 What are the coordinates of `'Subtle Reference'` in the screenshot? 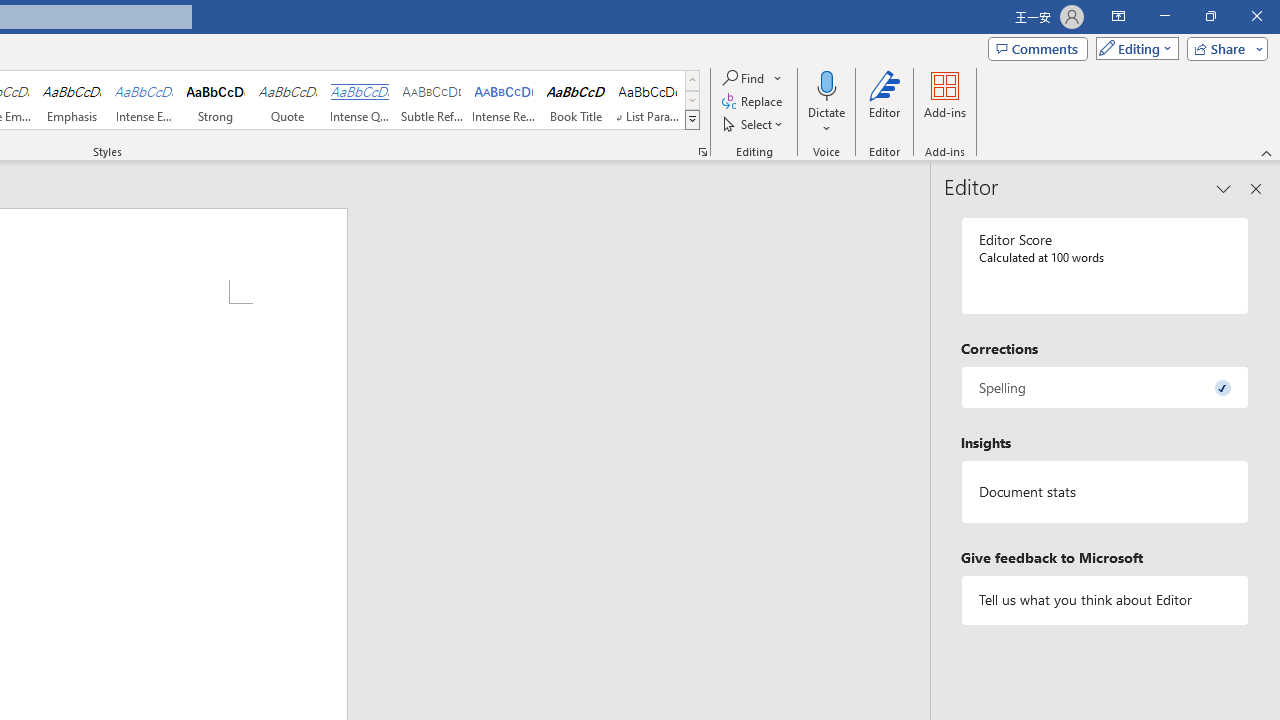 It's located at (431, 100).